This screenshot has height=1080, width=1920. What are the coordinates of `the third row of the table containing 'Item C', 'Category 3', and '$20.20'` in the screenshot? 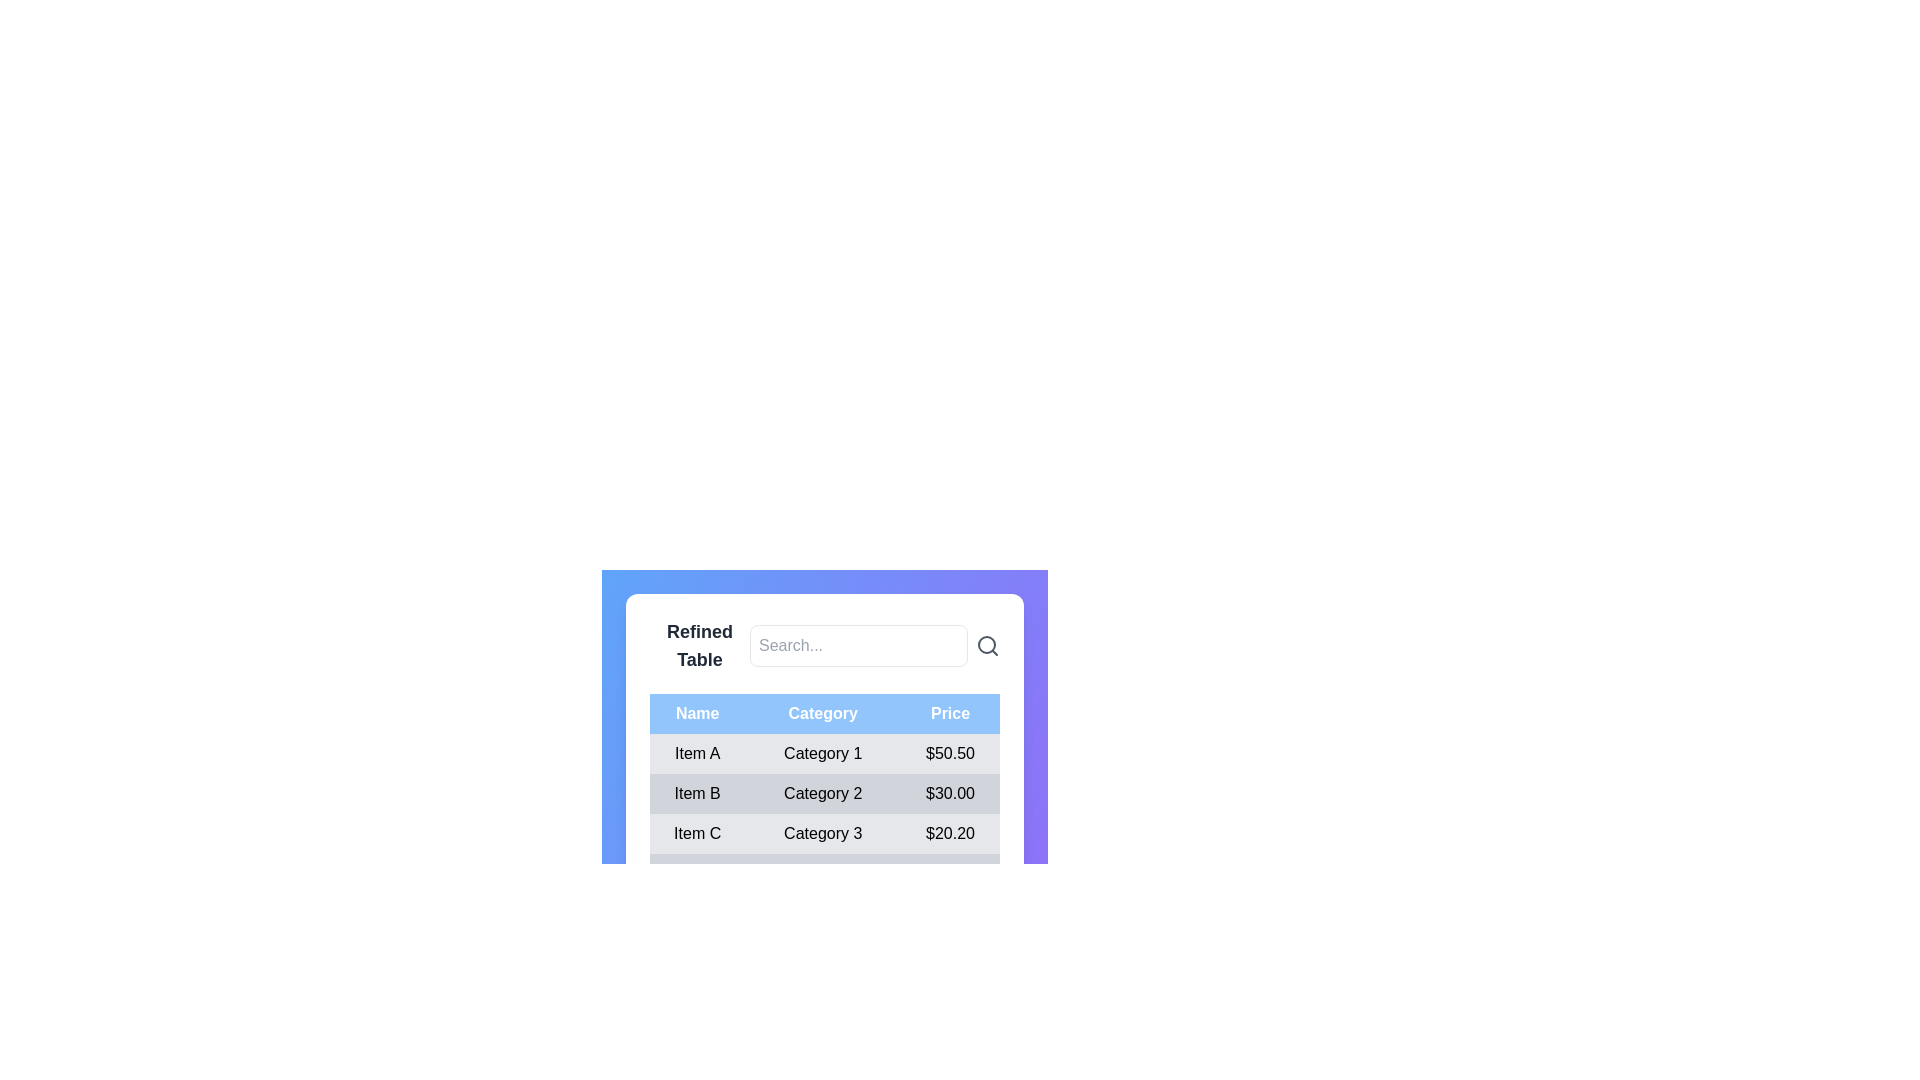 It's located at (825, 833).